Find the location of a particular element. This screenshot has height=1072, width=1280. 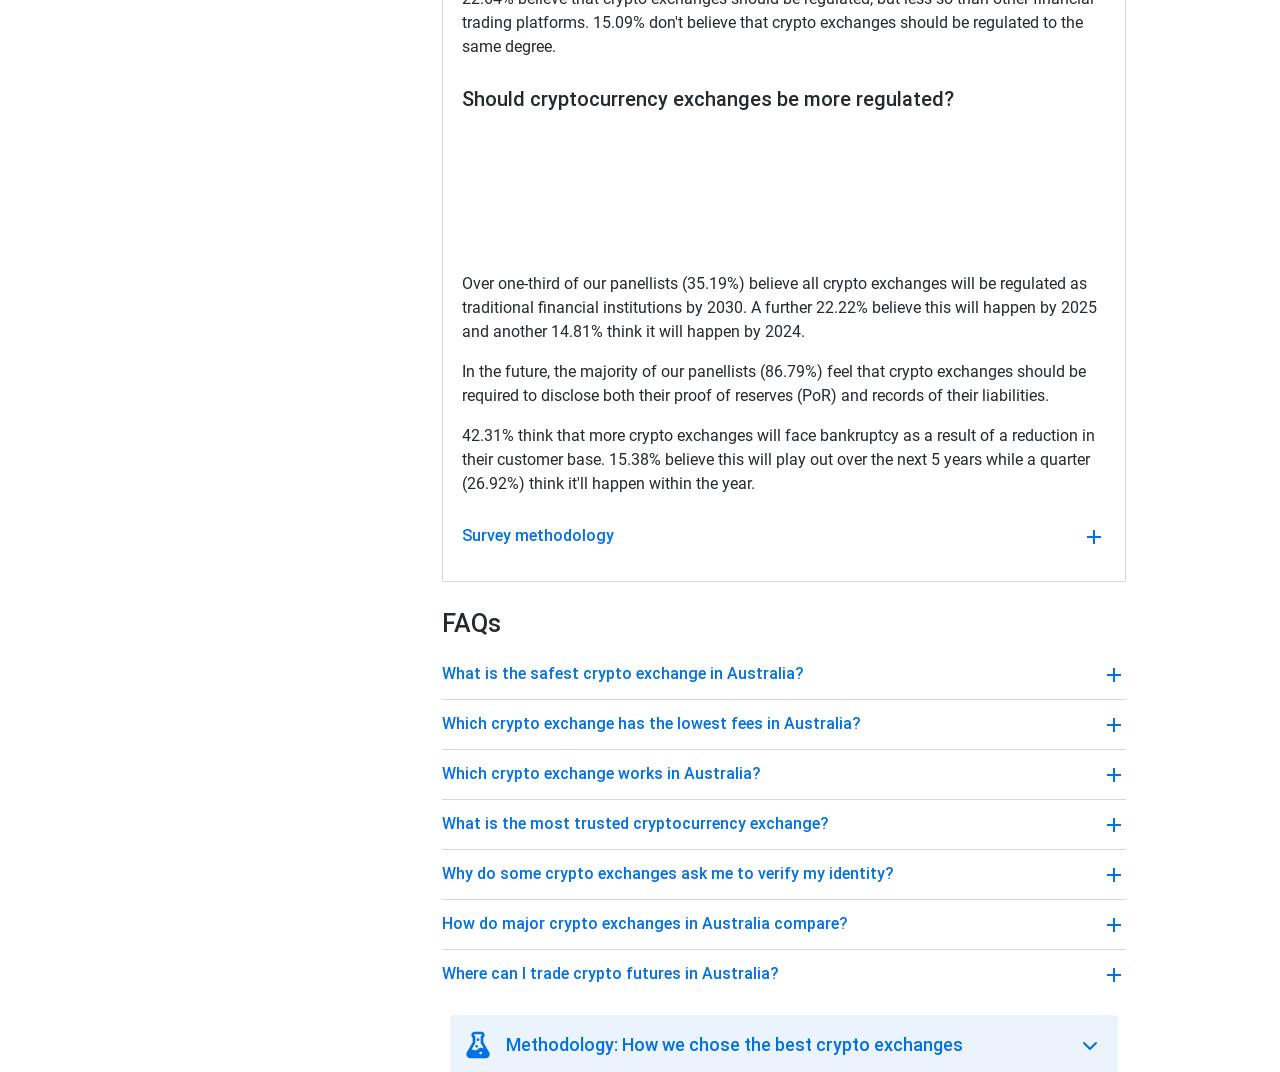

'Over one-third of our panellists (35.19%) believe all crypto exchanges will be regulated as traditional financial institutions by 2030. A further 22.22% believe this will happen by 2025 and another 14.81% think it will happen by 2024.' is located at coordinates (778, 306).